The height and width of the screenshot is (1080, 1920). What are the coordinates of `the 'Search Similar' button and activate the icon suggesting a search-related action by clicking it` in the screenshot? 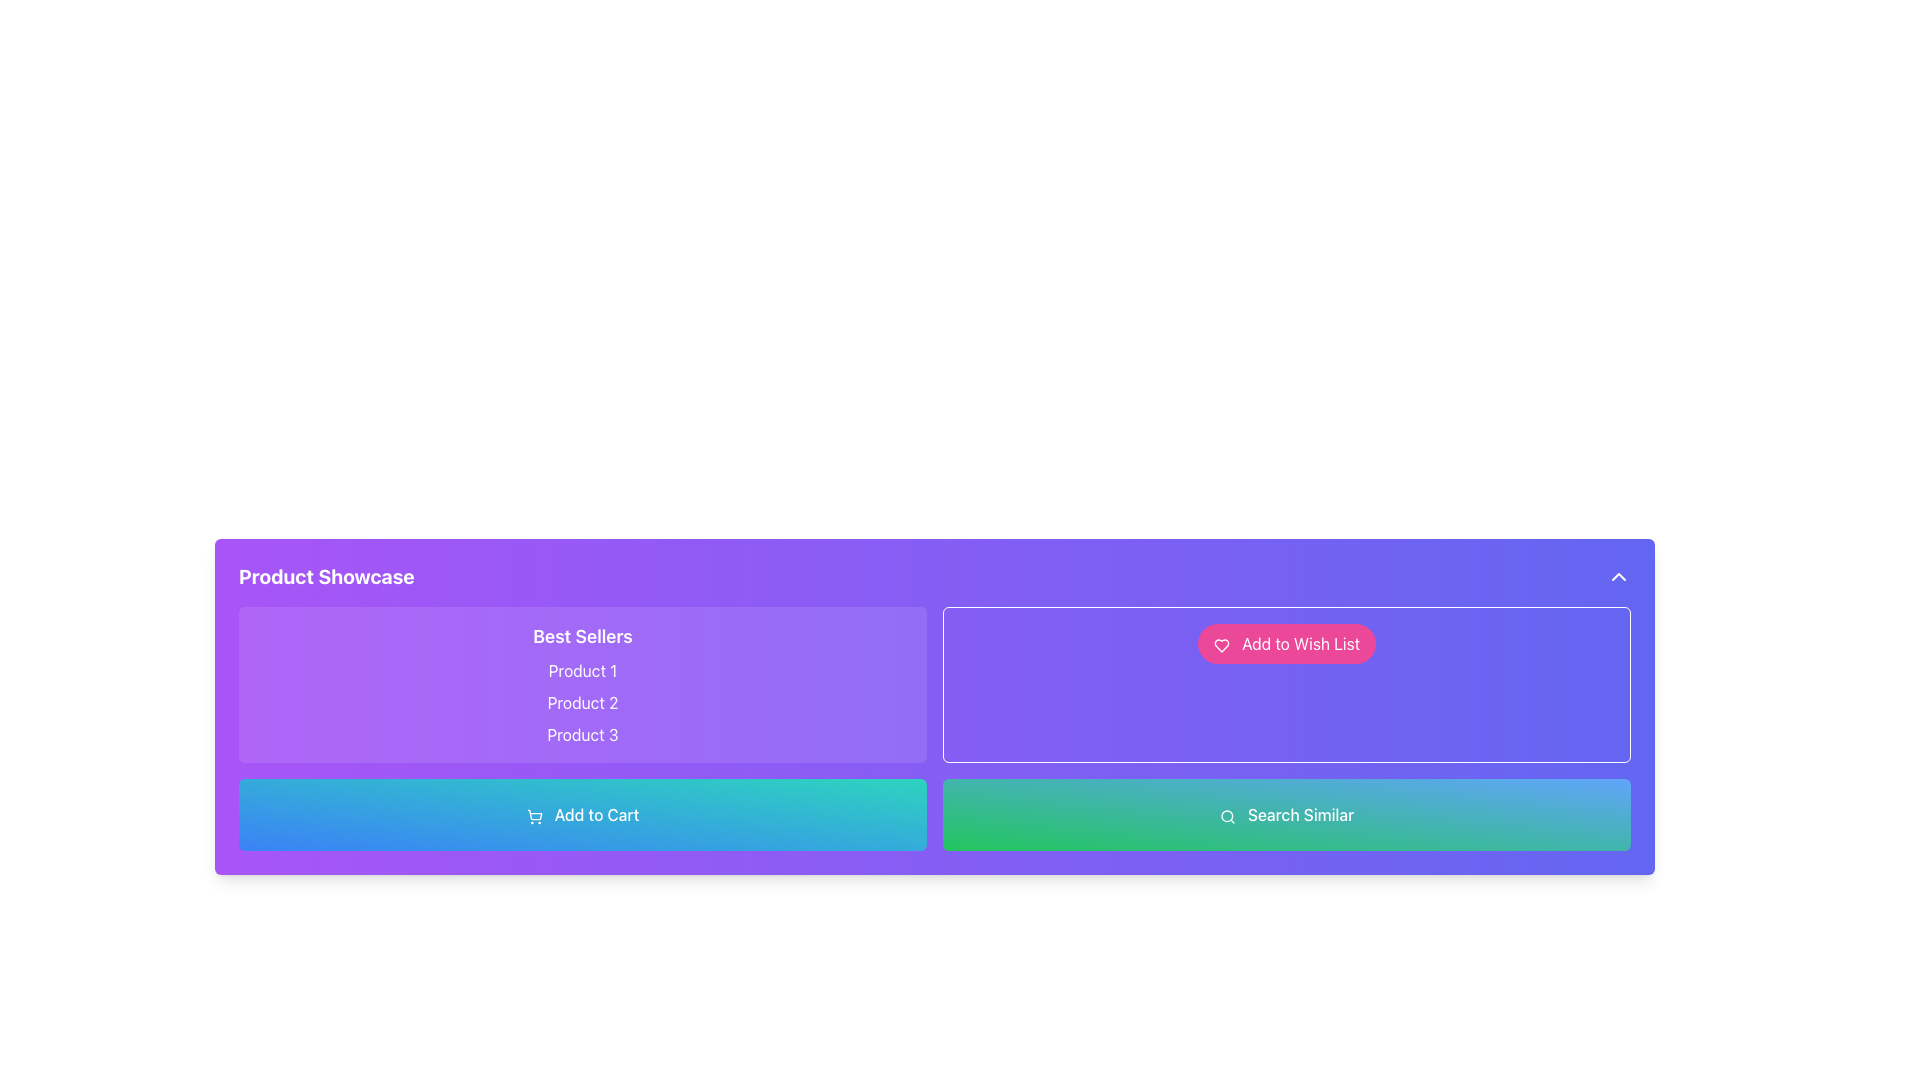 It's located at (1226, 816).